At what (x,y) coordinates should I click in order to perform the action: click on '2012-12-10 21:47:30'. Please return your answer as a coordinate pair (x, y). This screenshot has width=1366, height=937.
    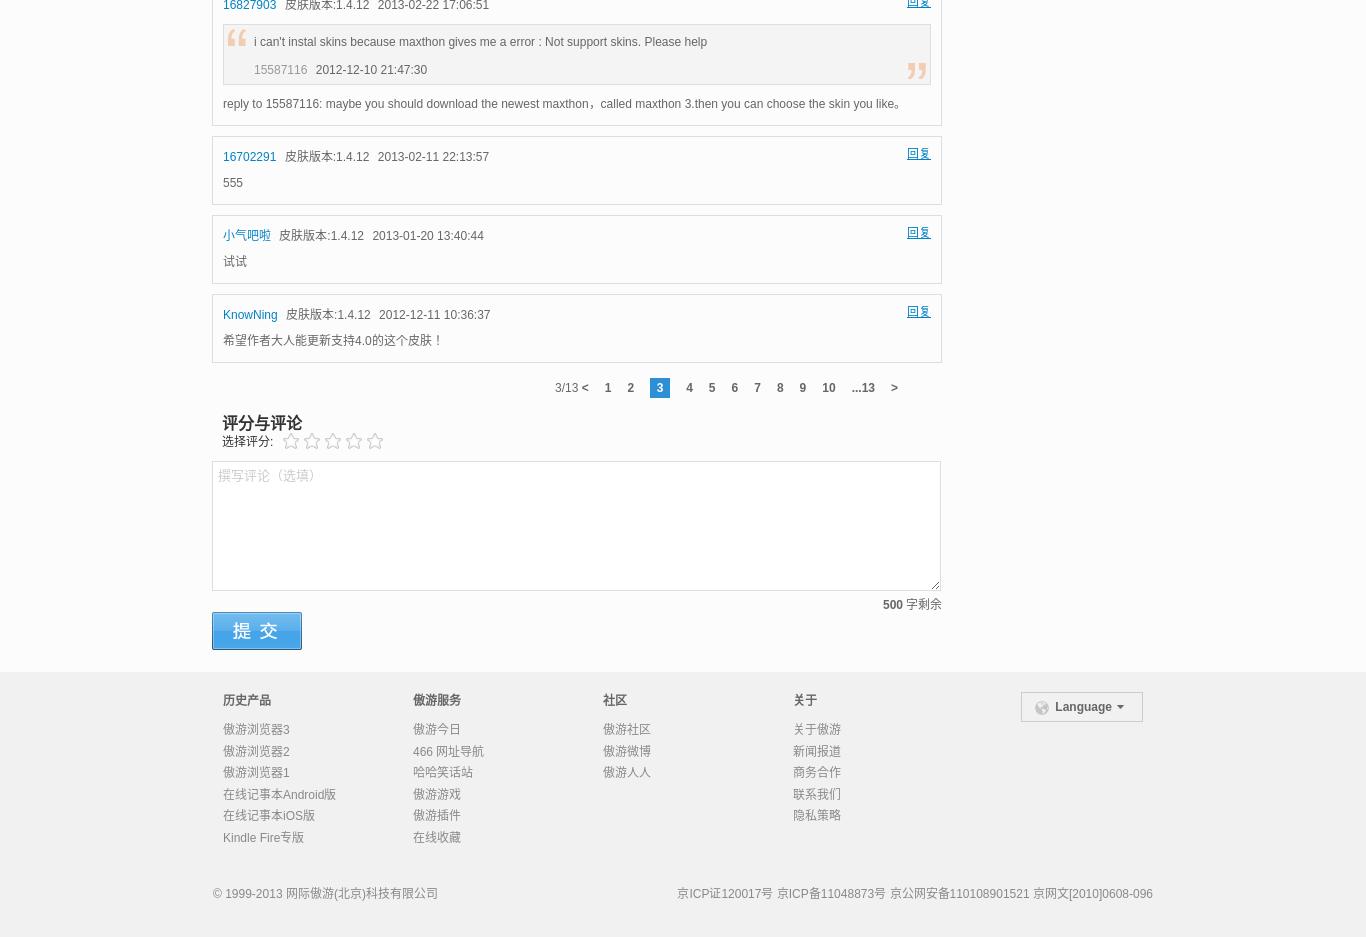
    Looking at the image, I should click on (370, 68).